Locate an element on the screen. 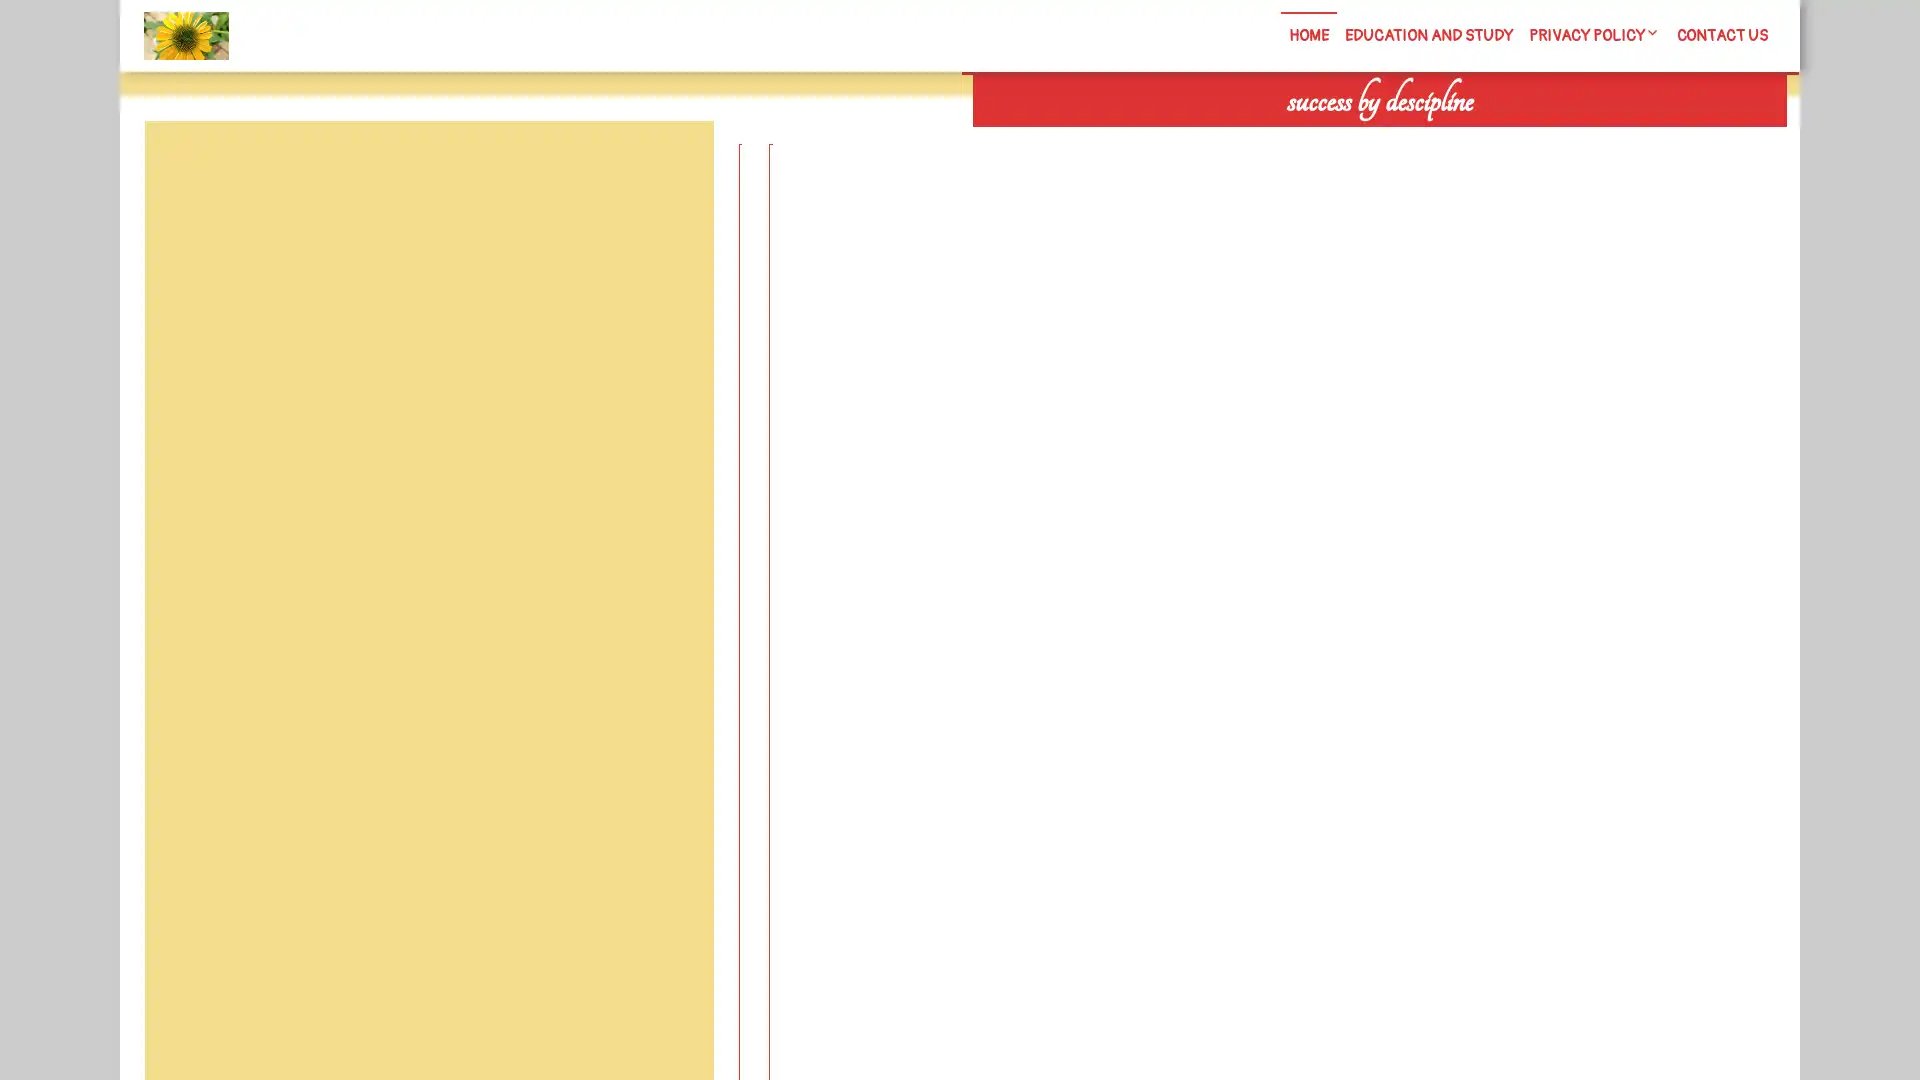 The image size is (1920, 1080). Search is located at coordinates (667, 168).